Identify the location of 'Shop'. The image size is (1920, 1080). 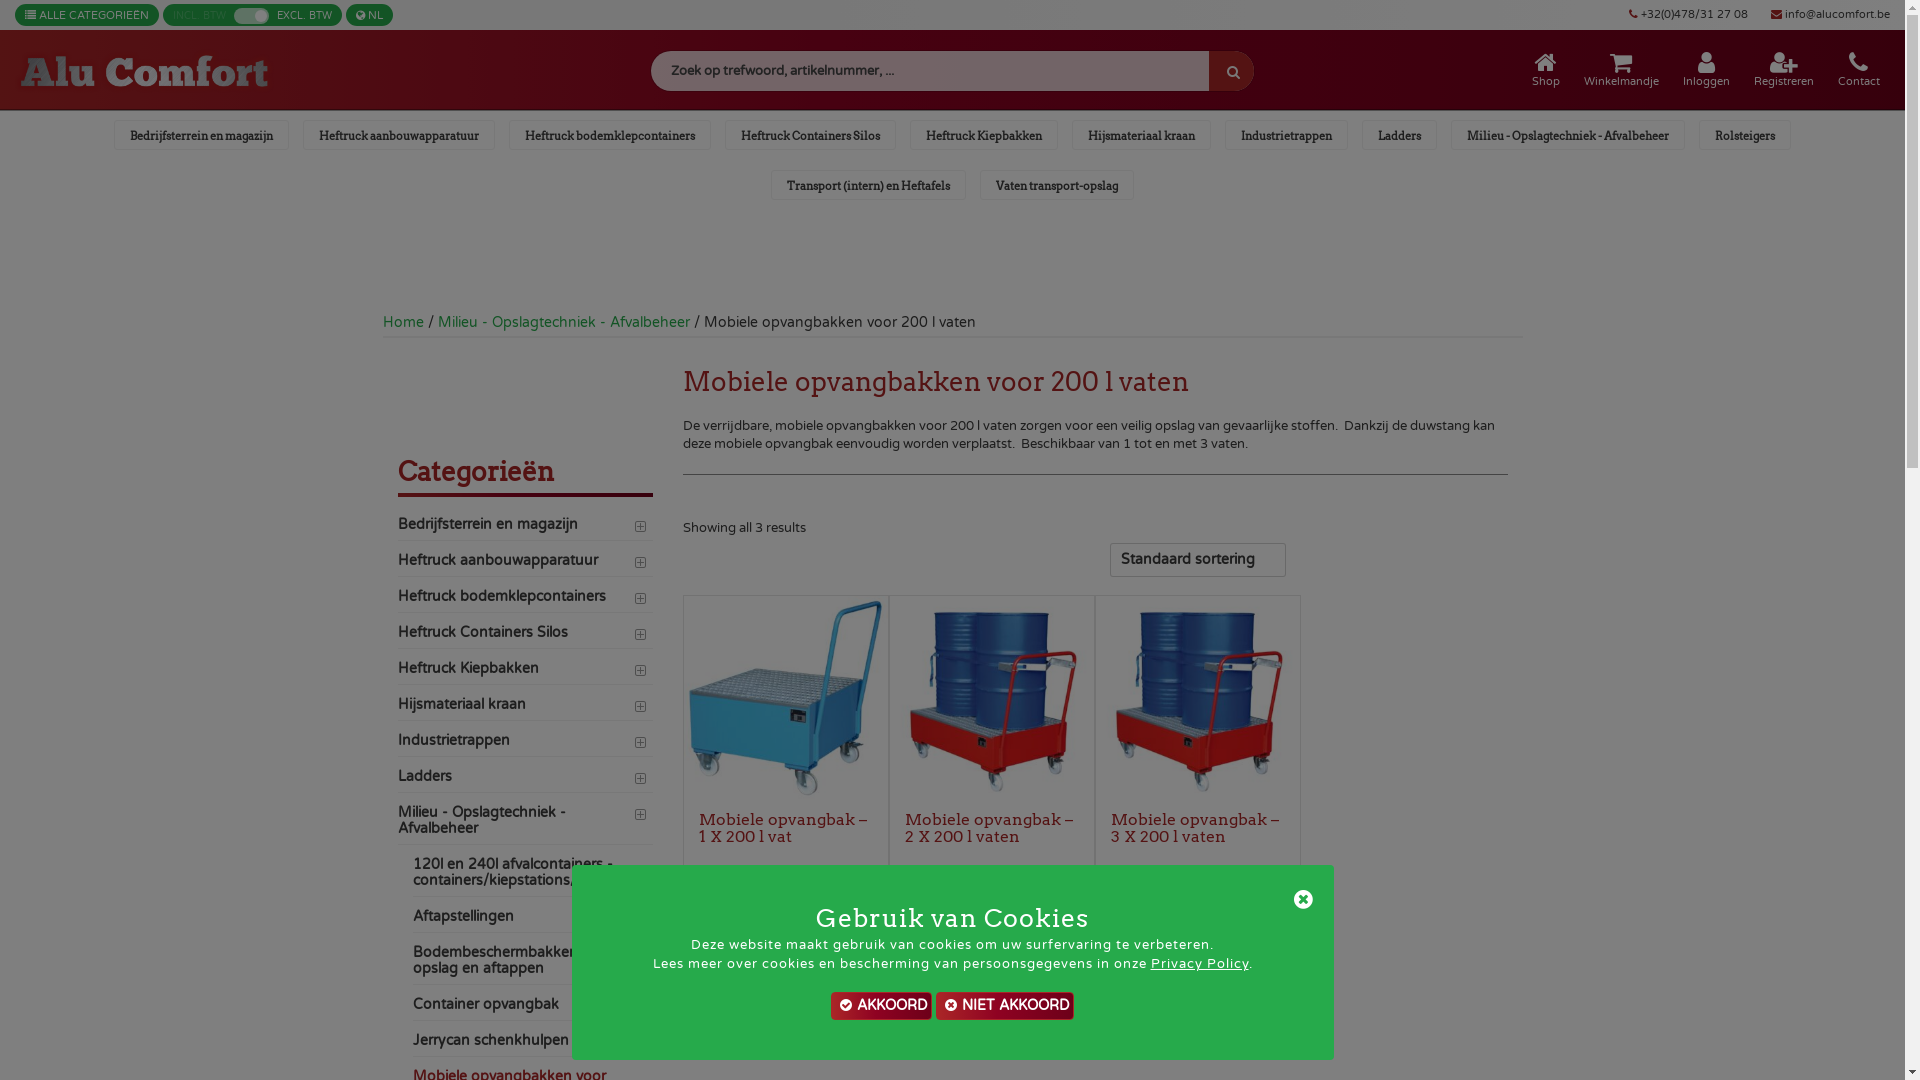
(1544, 68).